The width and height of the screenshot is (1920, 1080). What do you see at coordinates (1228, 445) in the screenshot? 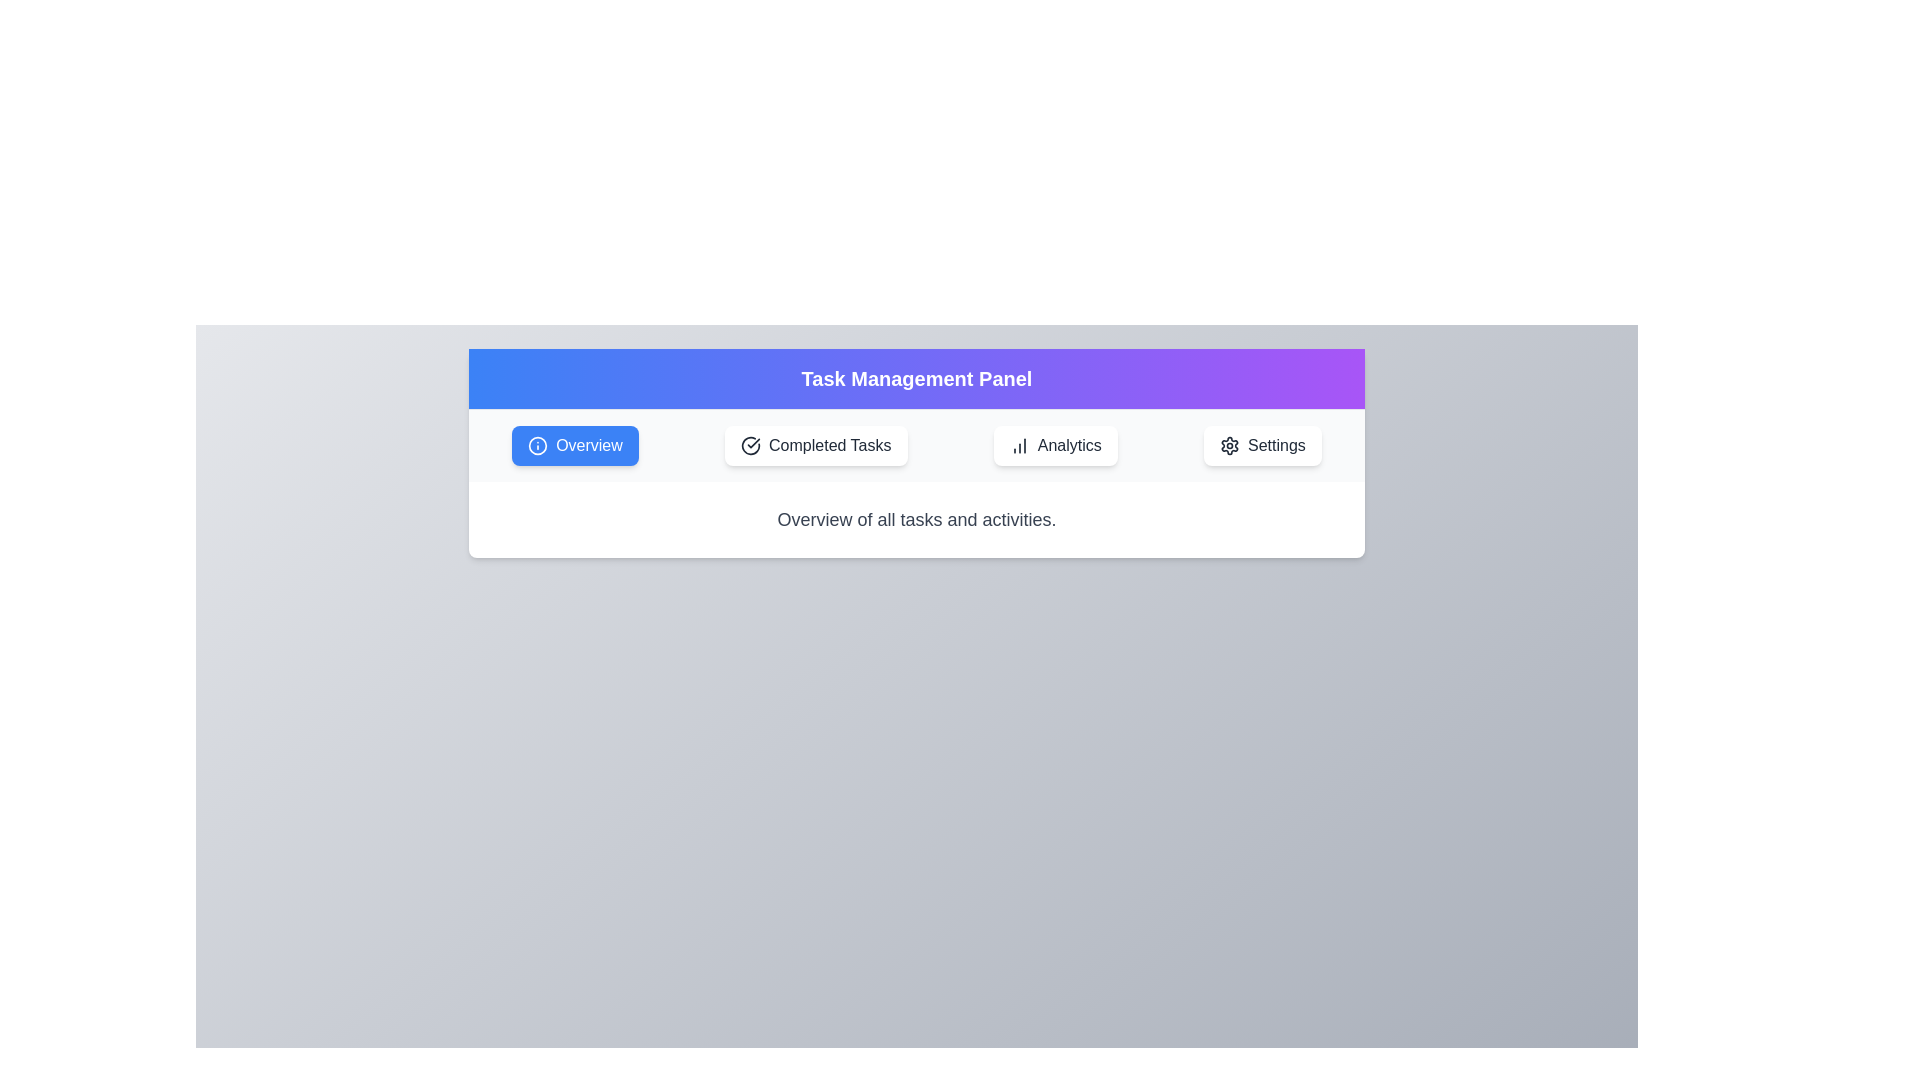
I see `the 'Settings' icon in the navigation panel, which is the fourth button from the left` at bounding box center [1228, 445].